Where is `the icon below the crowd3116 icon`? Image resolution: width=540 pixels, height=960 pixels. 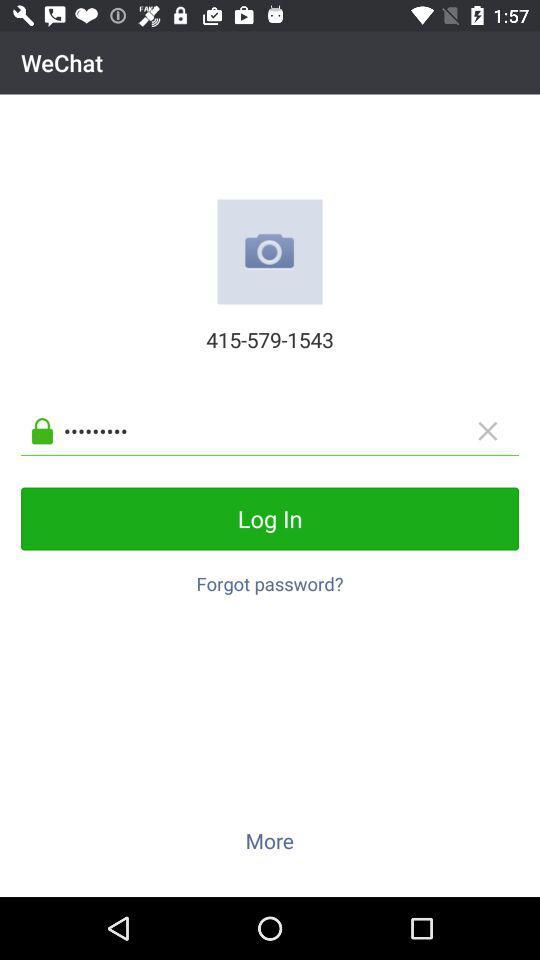
the icon below the crowd3116 icon is located at coordinates (270, 517).